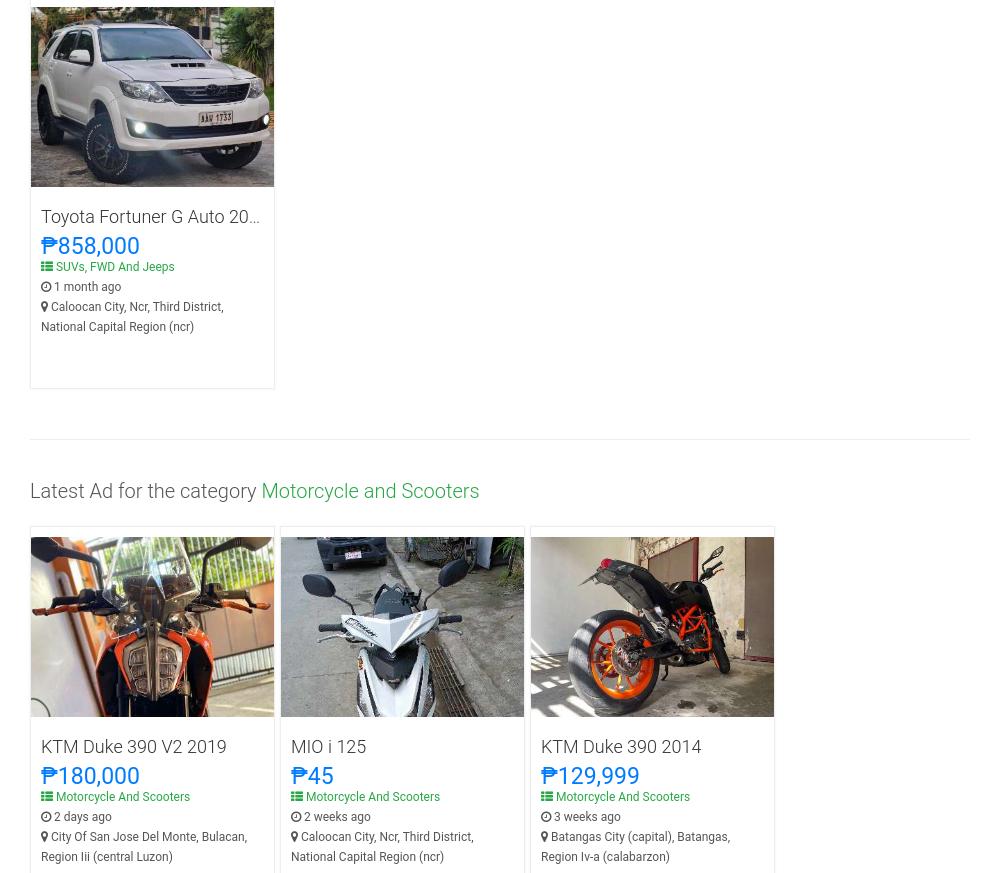 This screenshot has height=873, width=1000. What do you see at coordinates (113, 266) in the screenshot?
I see `'SUVs, FWD And Jeeps'` at bounding box center [113, 266].